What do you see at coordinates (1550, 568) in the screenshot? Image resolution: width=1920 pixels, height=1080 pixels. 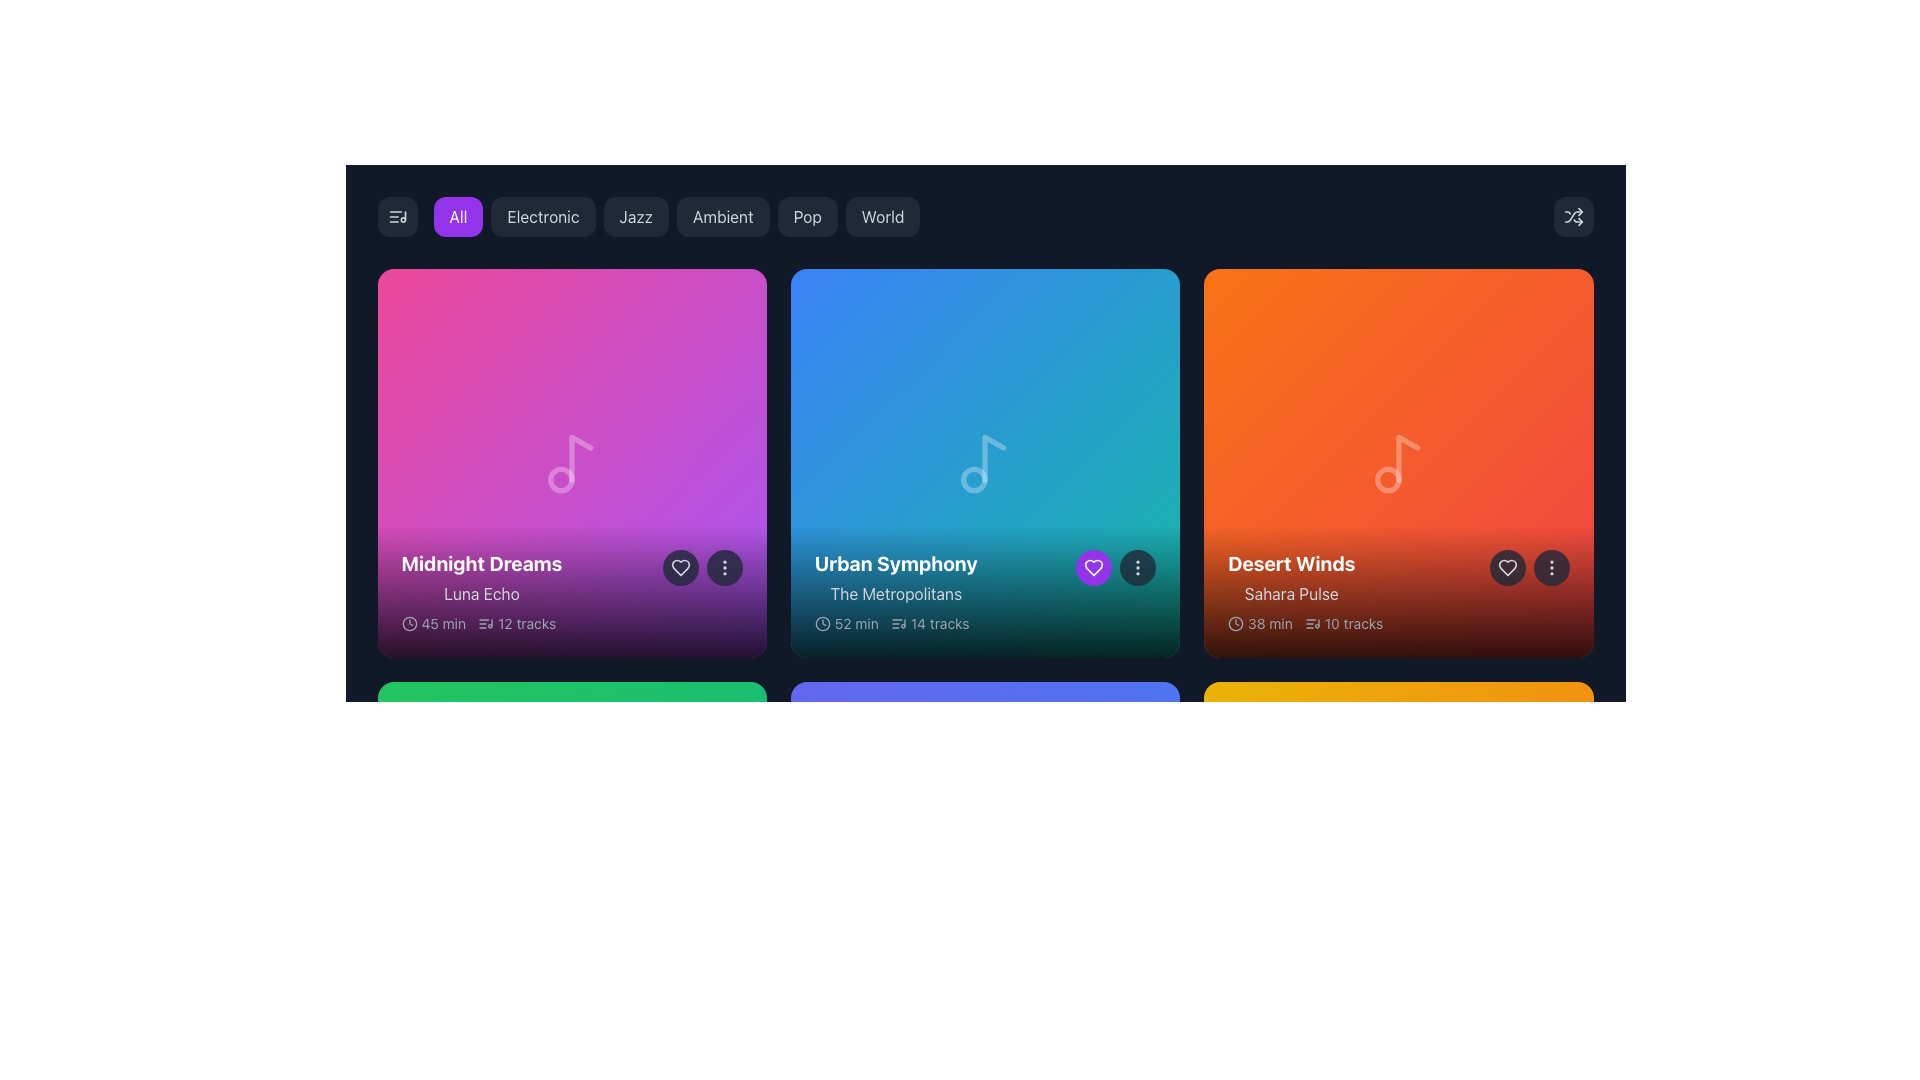 I see `the button located at the bottom-right corner of the 'Desert Winds' card` at bounding box center [1550, 568].